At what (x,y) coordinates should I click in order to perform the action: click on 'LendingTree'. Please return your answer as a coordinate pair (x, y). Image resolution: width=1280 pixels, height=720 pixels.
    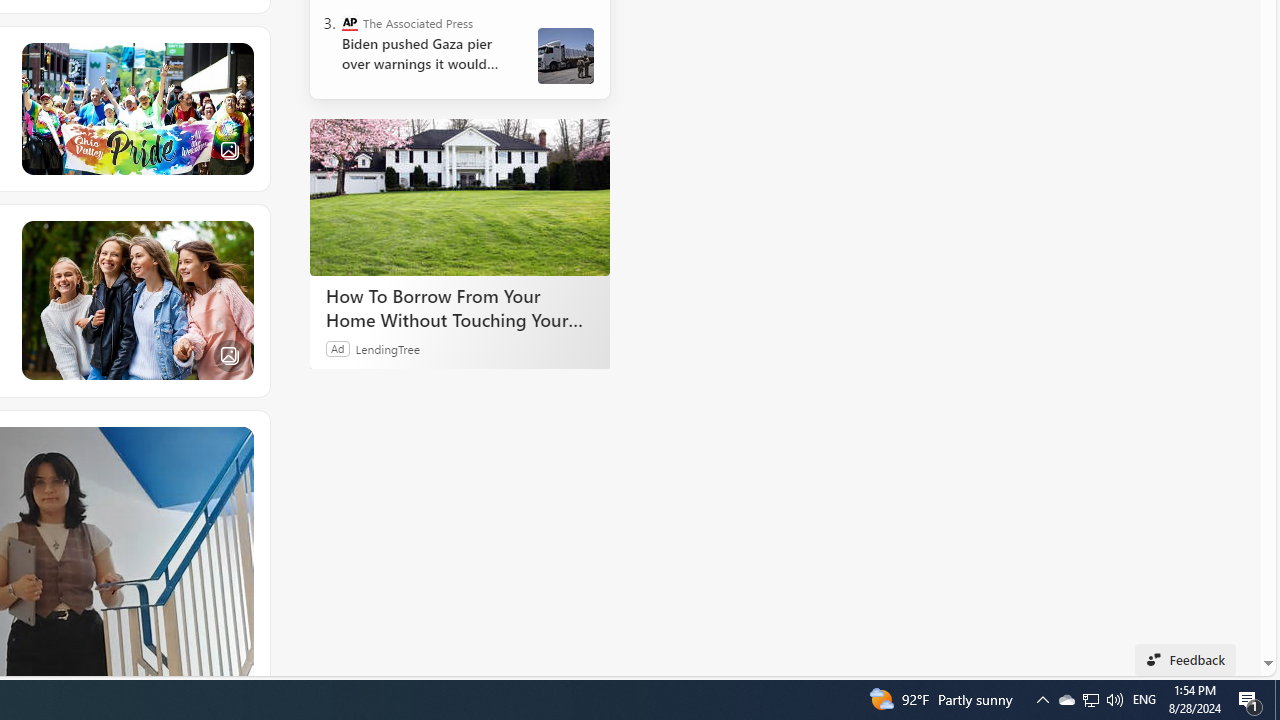
    Looking at the image, I should click on (387, 347).